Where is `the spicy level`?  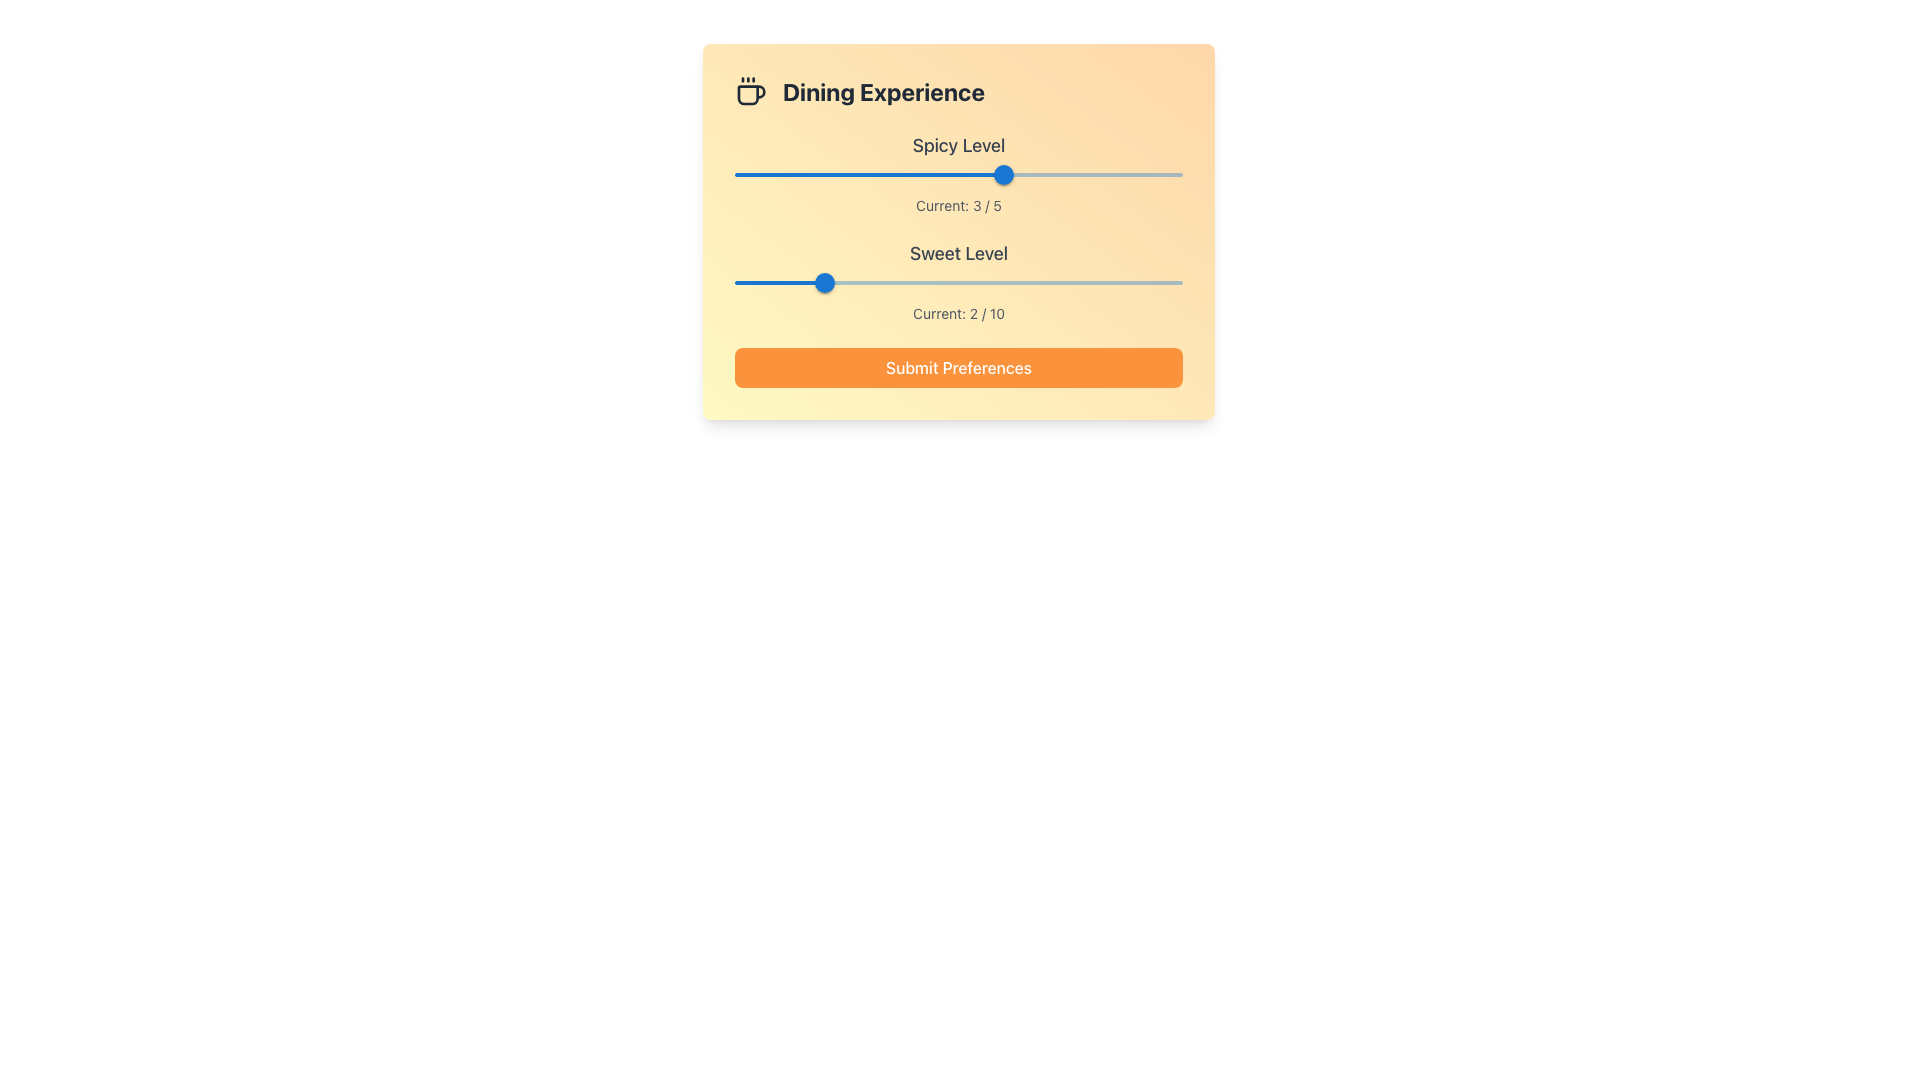 the spicy level is located at coordinates (1069, 173).